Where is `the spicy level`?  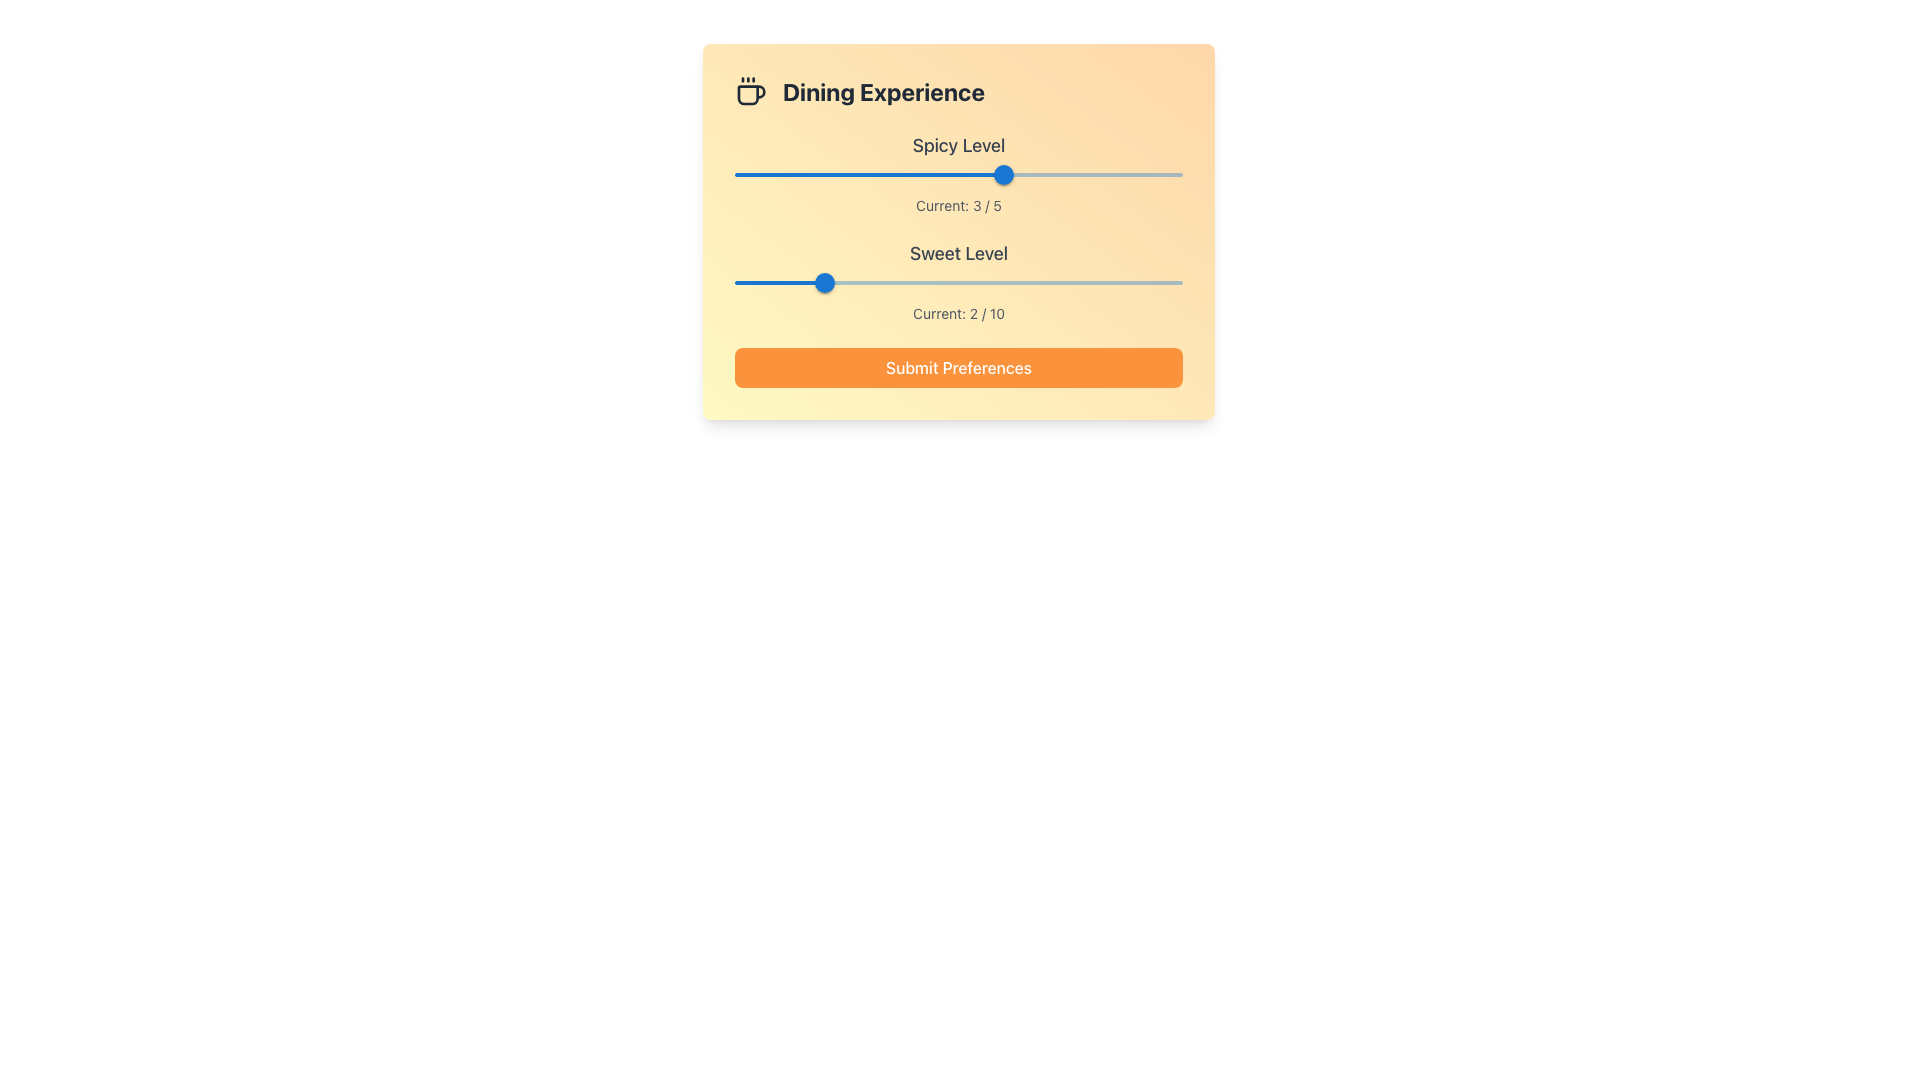 the spicy level is located at coordinates (1069, 173).